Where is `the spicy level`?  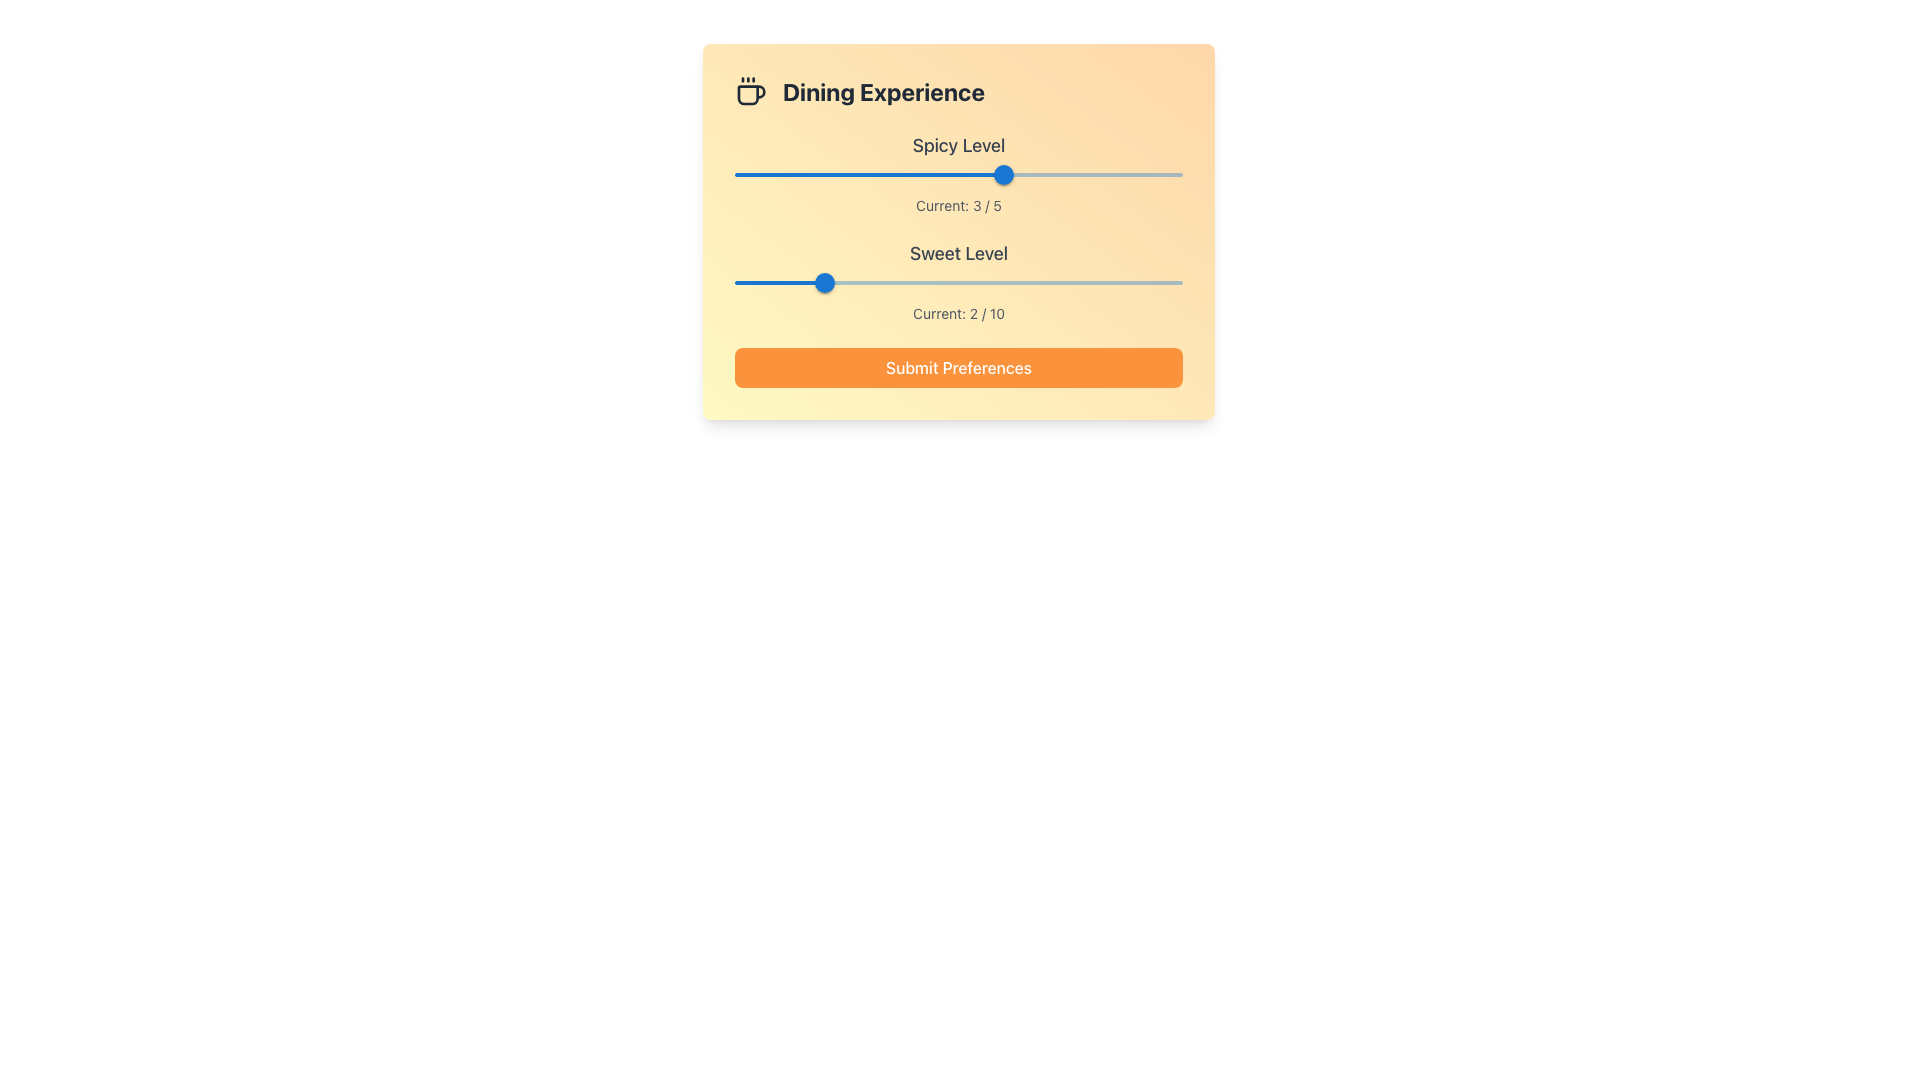 the spicy level is located at coordinates (1069, 173).